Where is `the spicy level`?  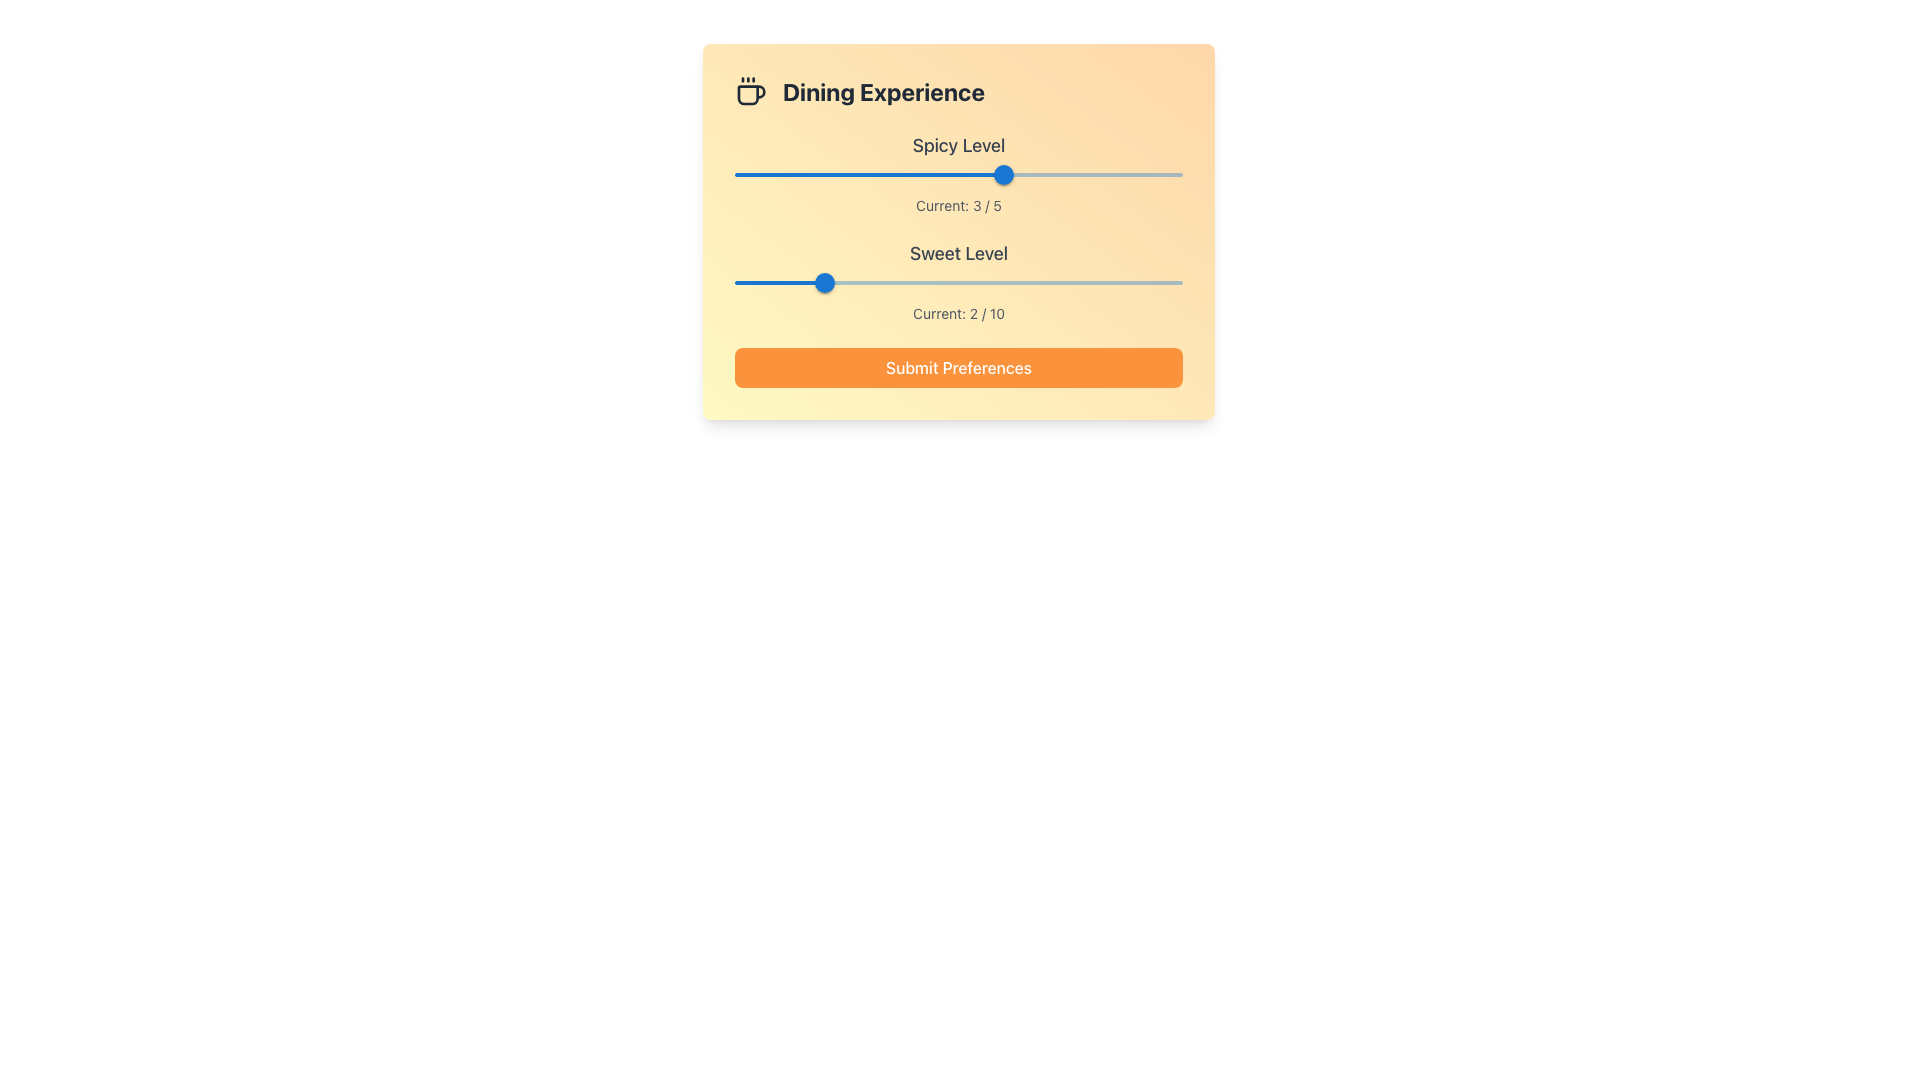 the spicy level is located at coordinates (1069, 173).